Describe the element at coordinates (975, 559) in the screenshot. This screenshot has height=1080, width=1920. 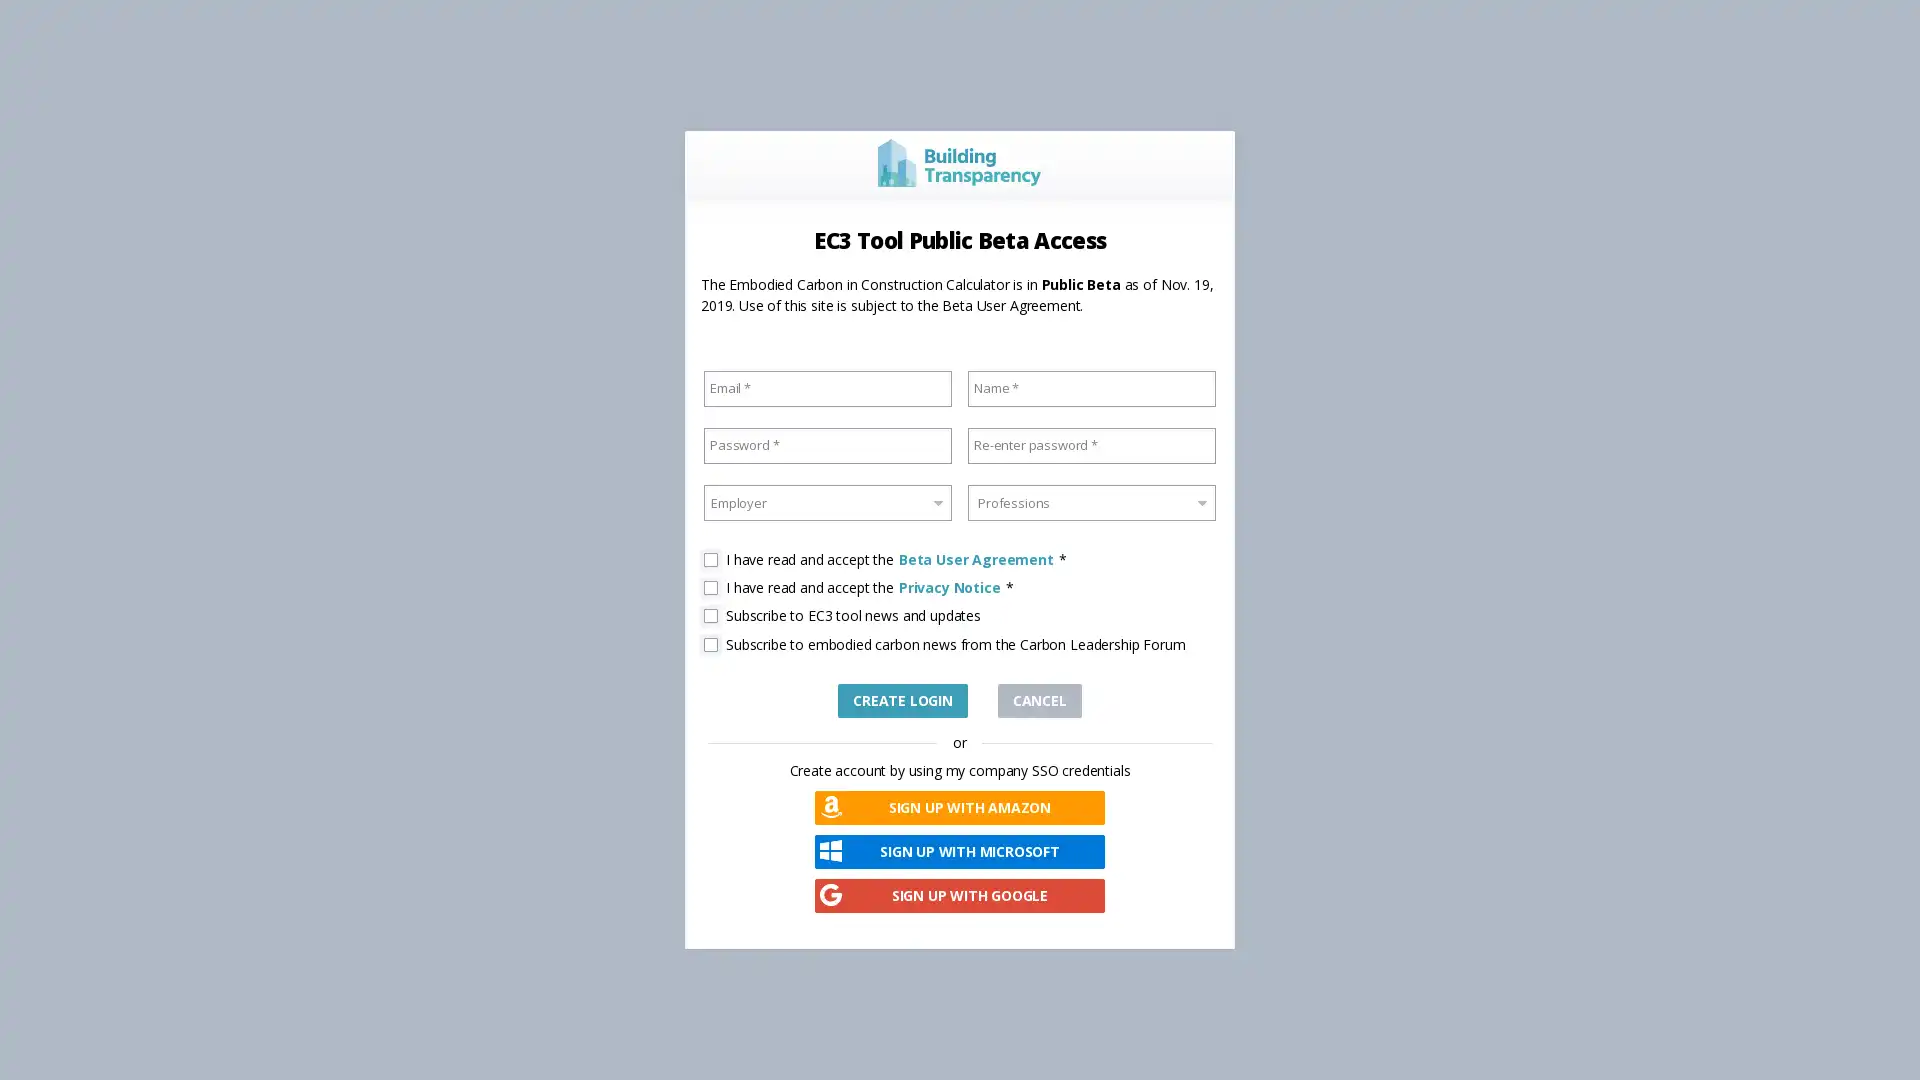
I see `Beta User Agreement` at that location.